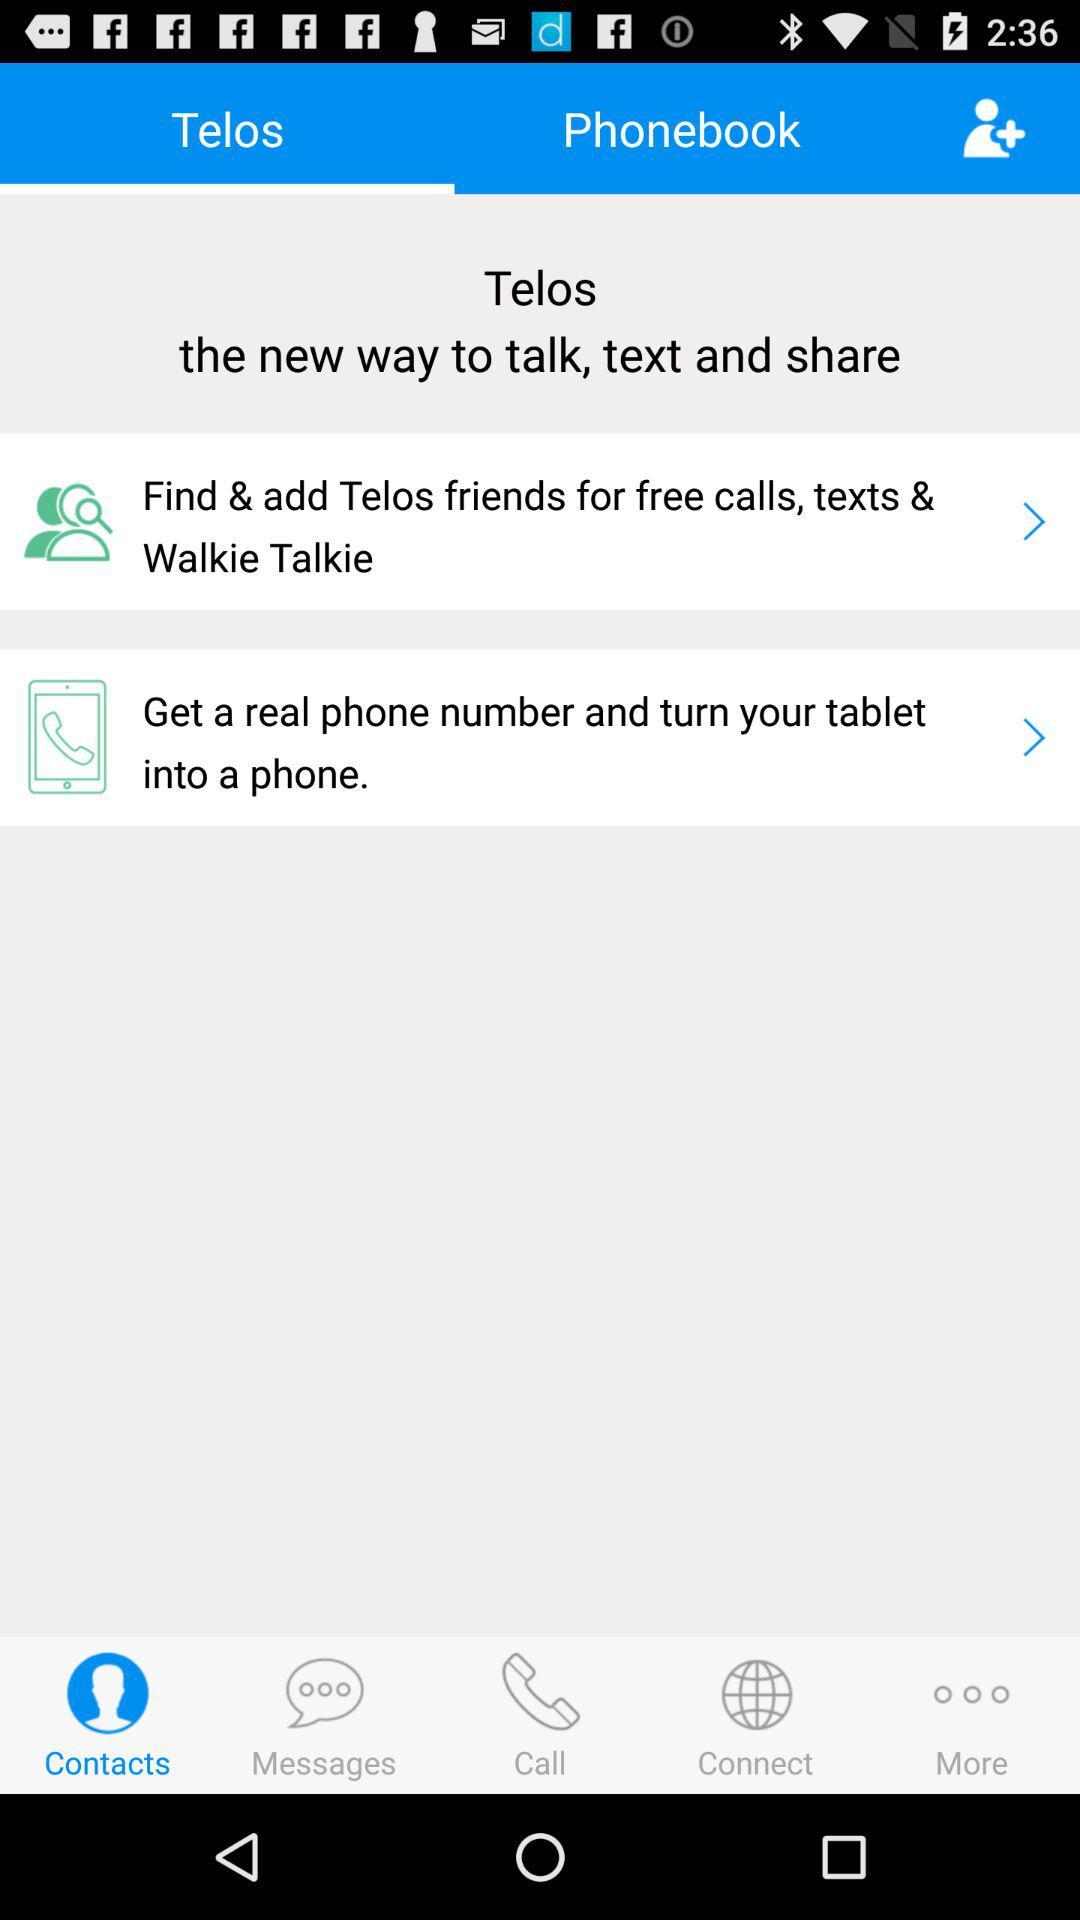 Image resolution: width=1080 pixels, height=1920 pixels. I want to click on the icon below the telos the new icon, so click(70, 521).